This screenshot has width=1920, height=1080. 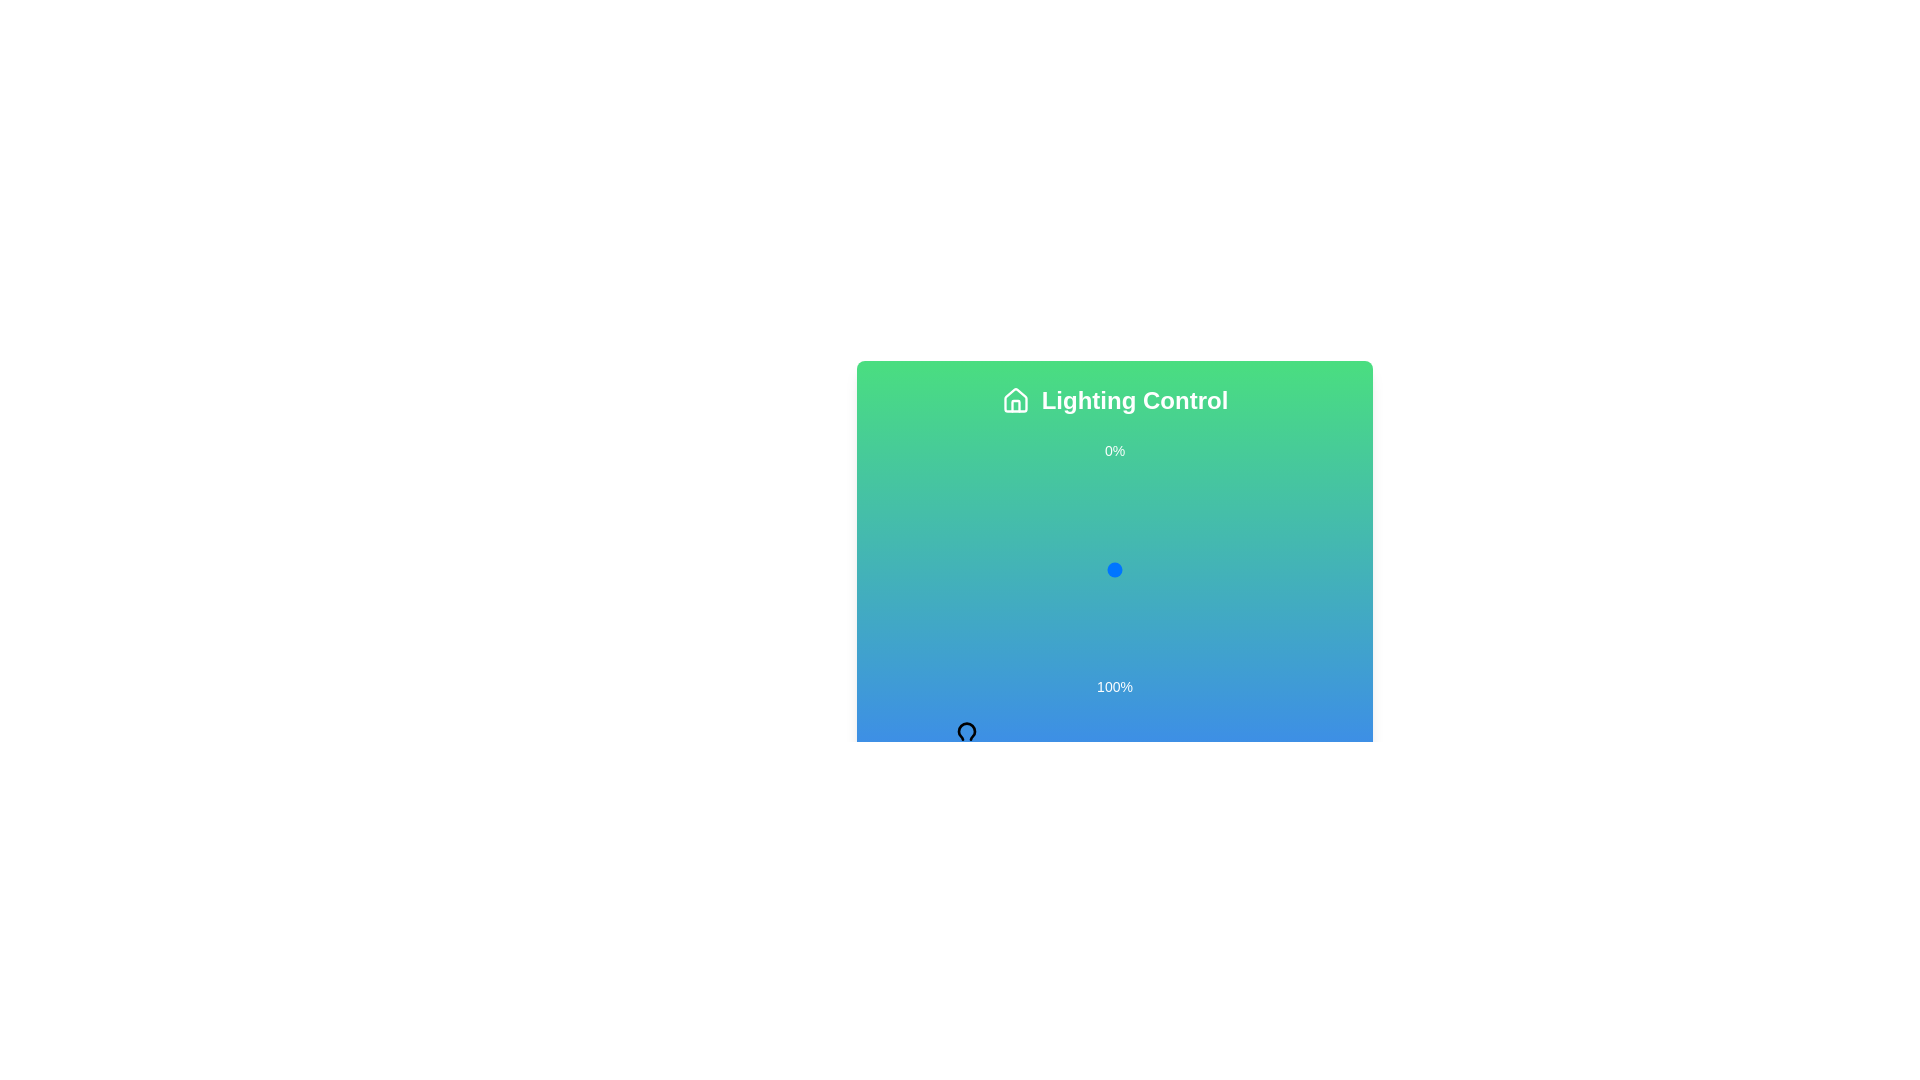 I want to click on the slider, so click(x=1113, y=572).